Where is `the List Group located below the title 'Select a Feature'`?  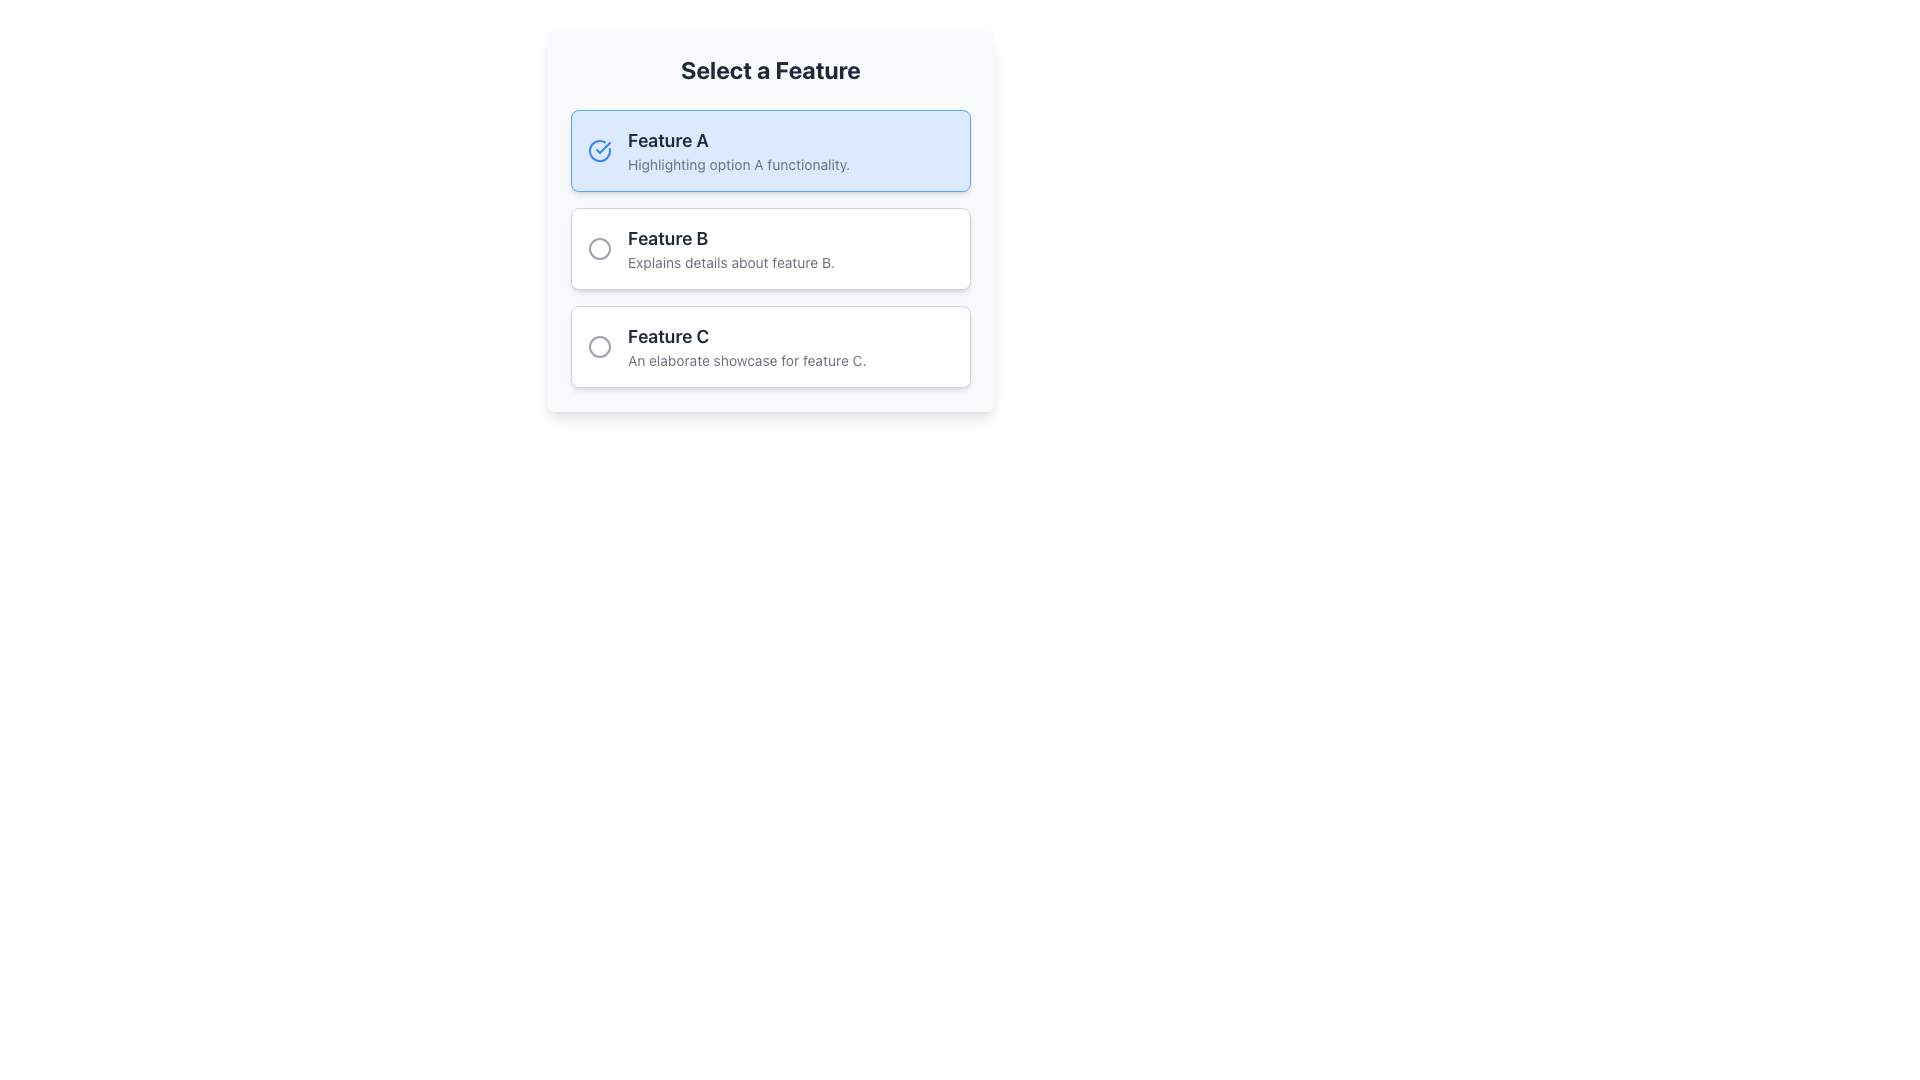 the List Group located below the title 'Select a Feature' is located at coordinates (770, 248).